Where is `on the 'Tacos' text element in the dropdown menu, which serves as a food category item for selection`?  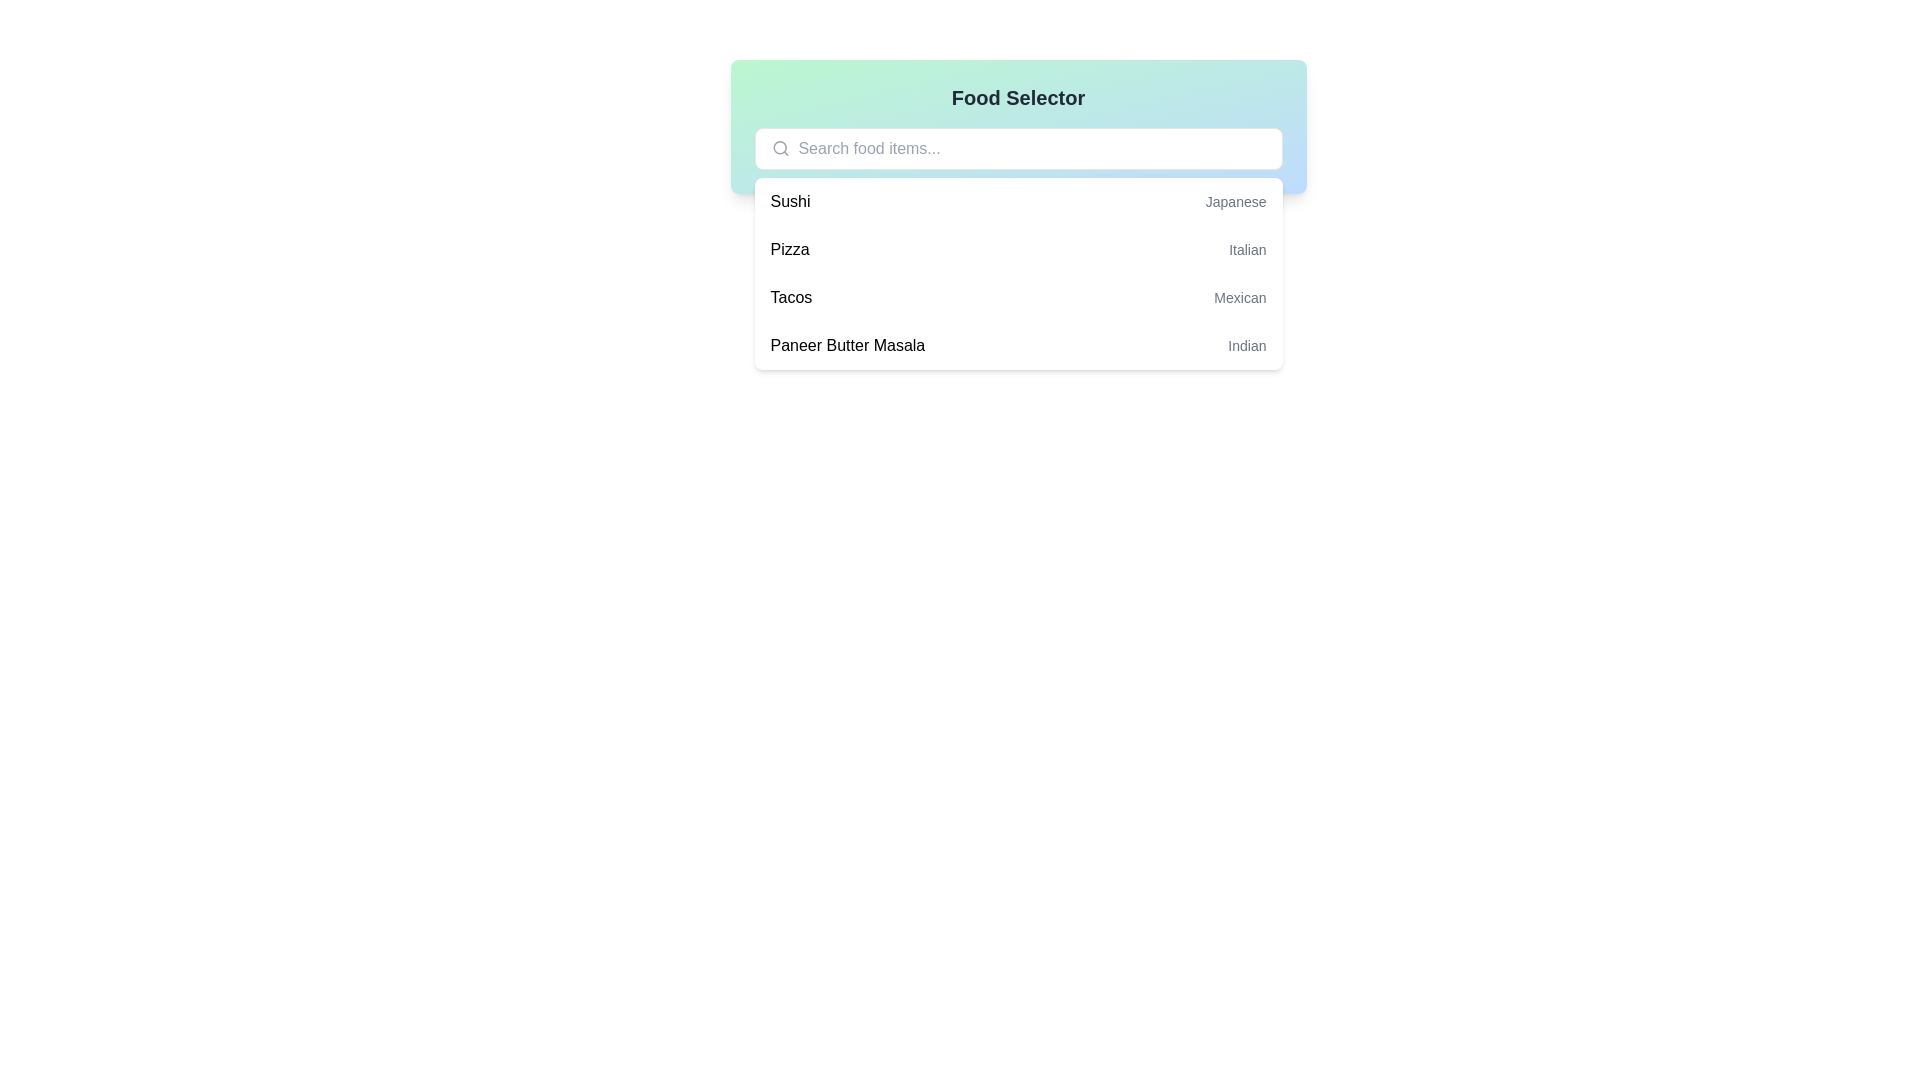
on the 'Tacos' text element in the dropdown menu, which serves as a food category item for selection is located at coordinates (790, 297).